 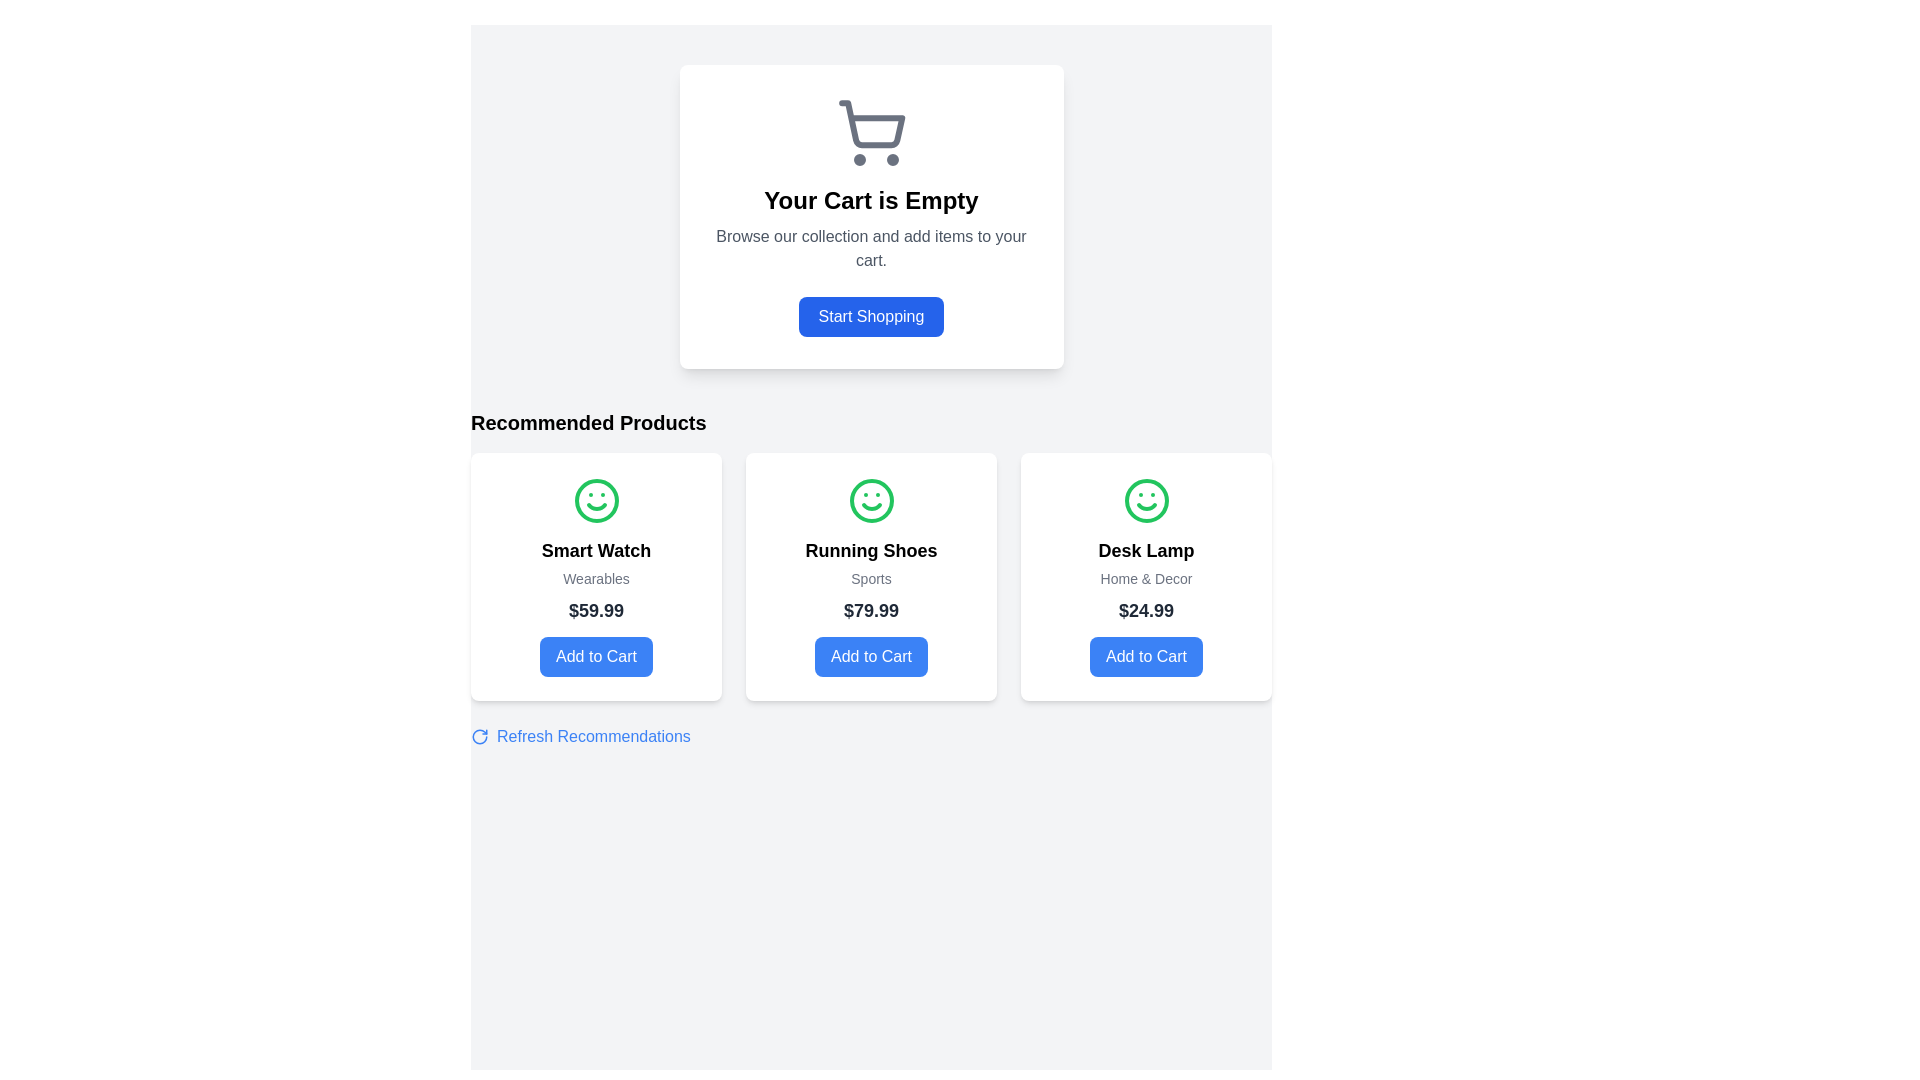 What do you see at coordinates (579, 736) in the screenshot?
I see `the clickable link with an icon located at the bottom of the 'Recommended Products' section` at bounding box center [579, 736].